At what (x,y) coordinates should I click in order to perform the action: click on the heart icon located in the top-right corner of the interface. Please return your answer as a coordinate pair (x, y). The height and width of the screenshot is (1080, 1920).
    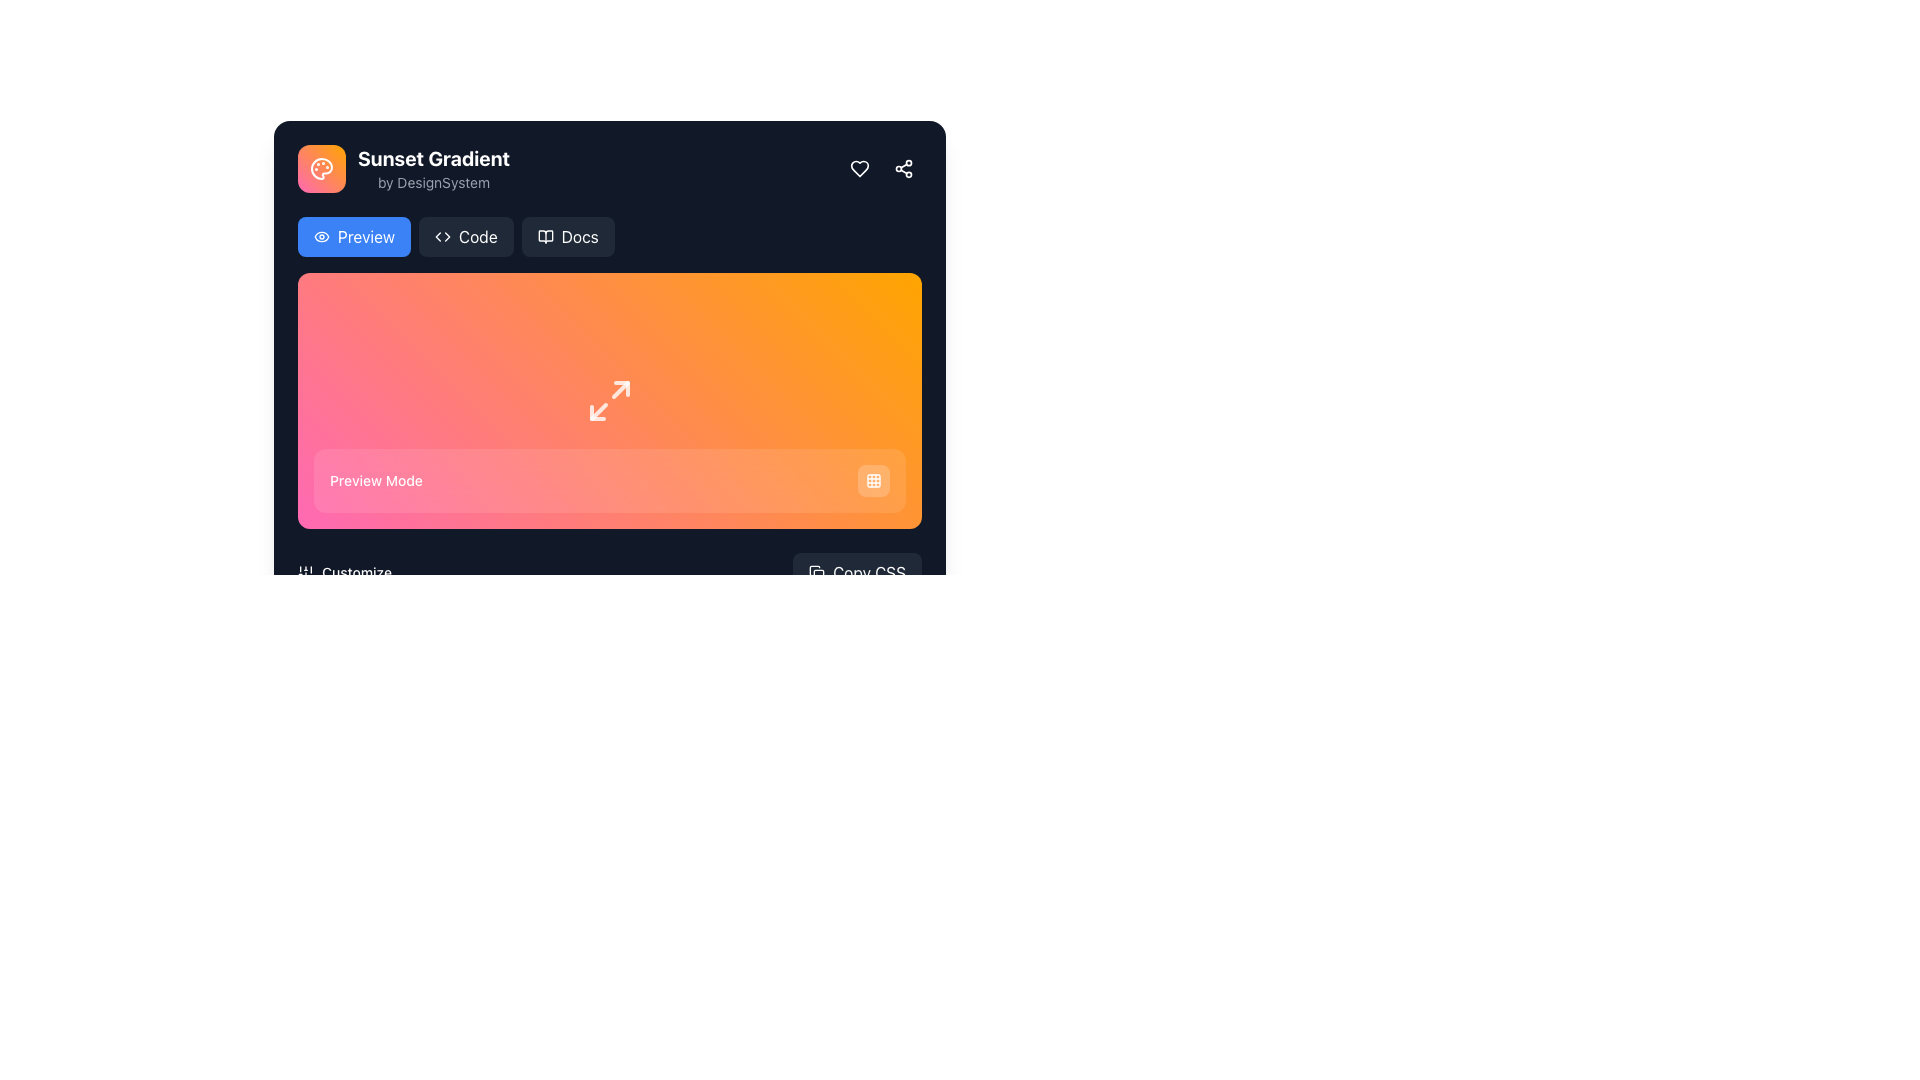
    Looking at the image, I should click on (859, 168).